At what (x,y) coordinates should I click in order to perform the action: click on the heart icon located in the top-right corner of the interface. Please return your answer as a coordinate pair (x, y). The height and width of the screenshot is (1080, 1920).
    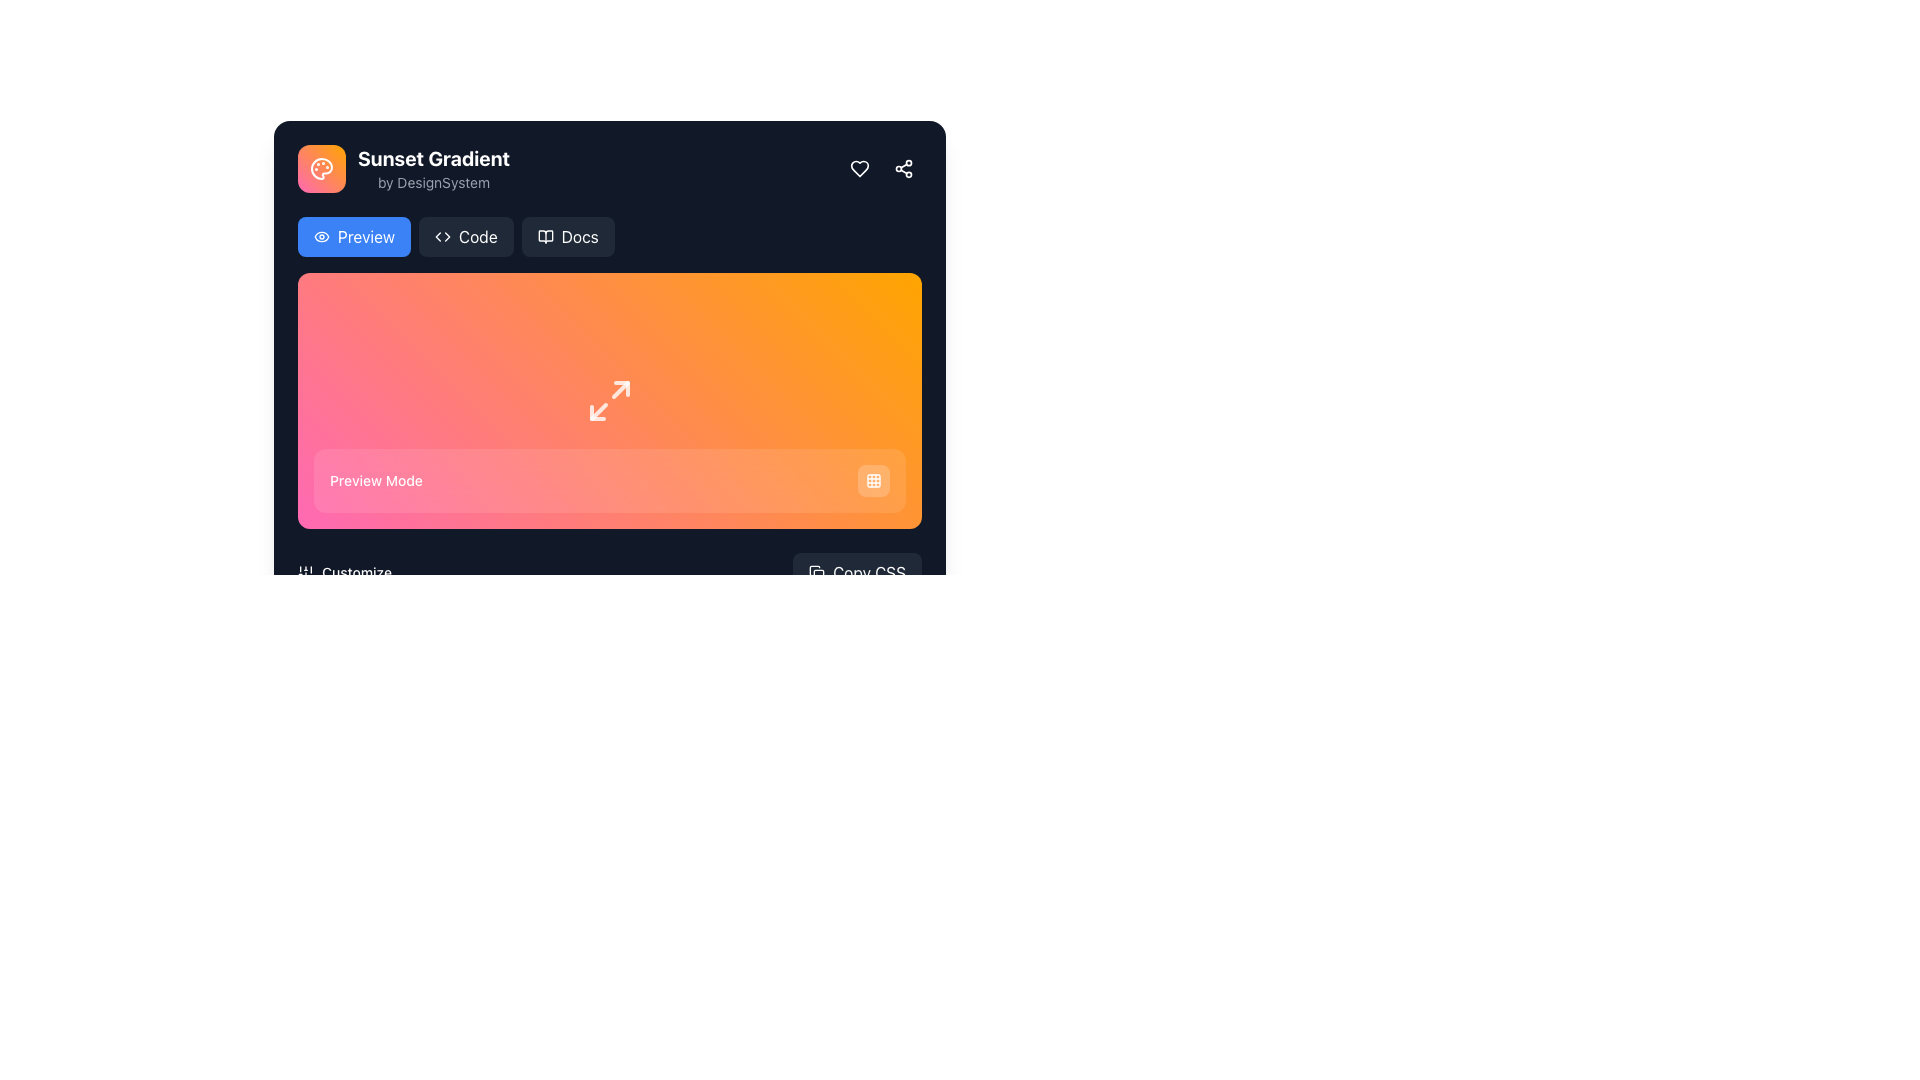
    Looking at the image, I should click on (859, 168).